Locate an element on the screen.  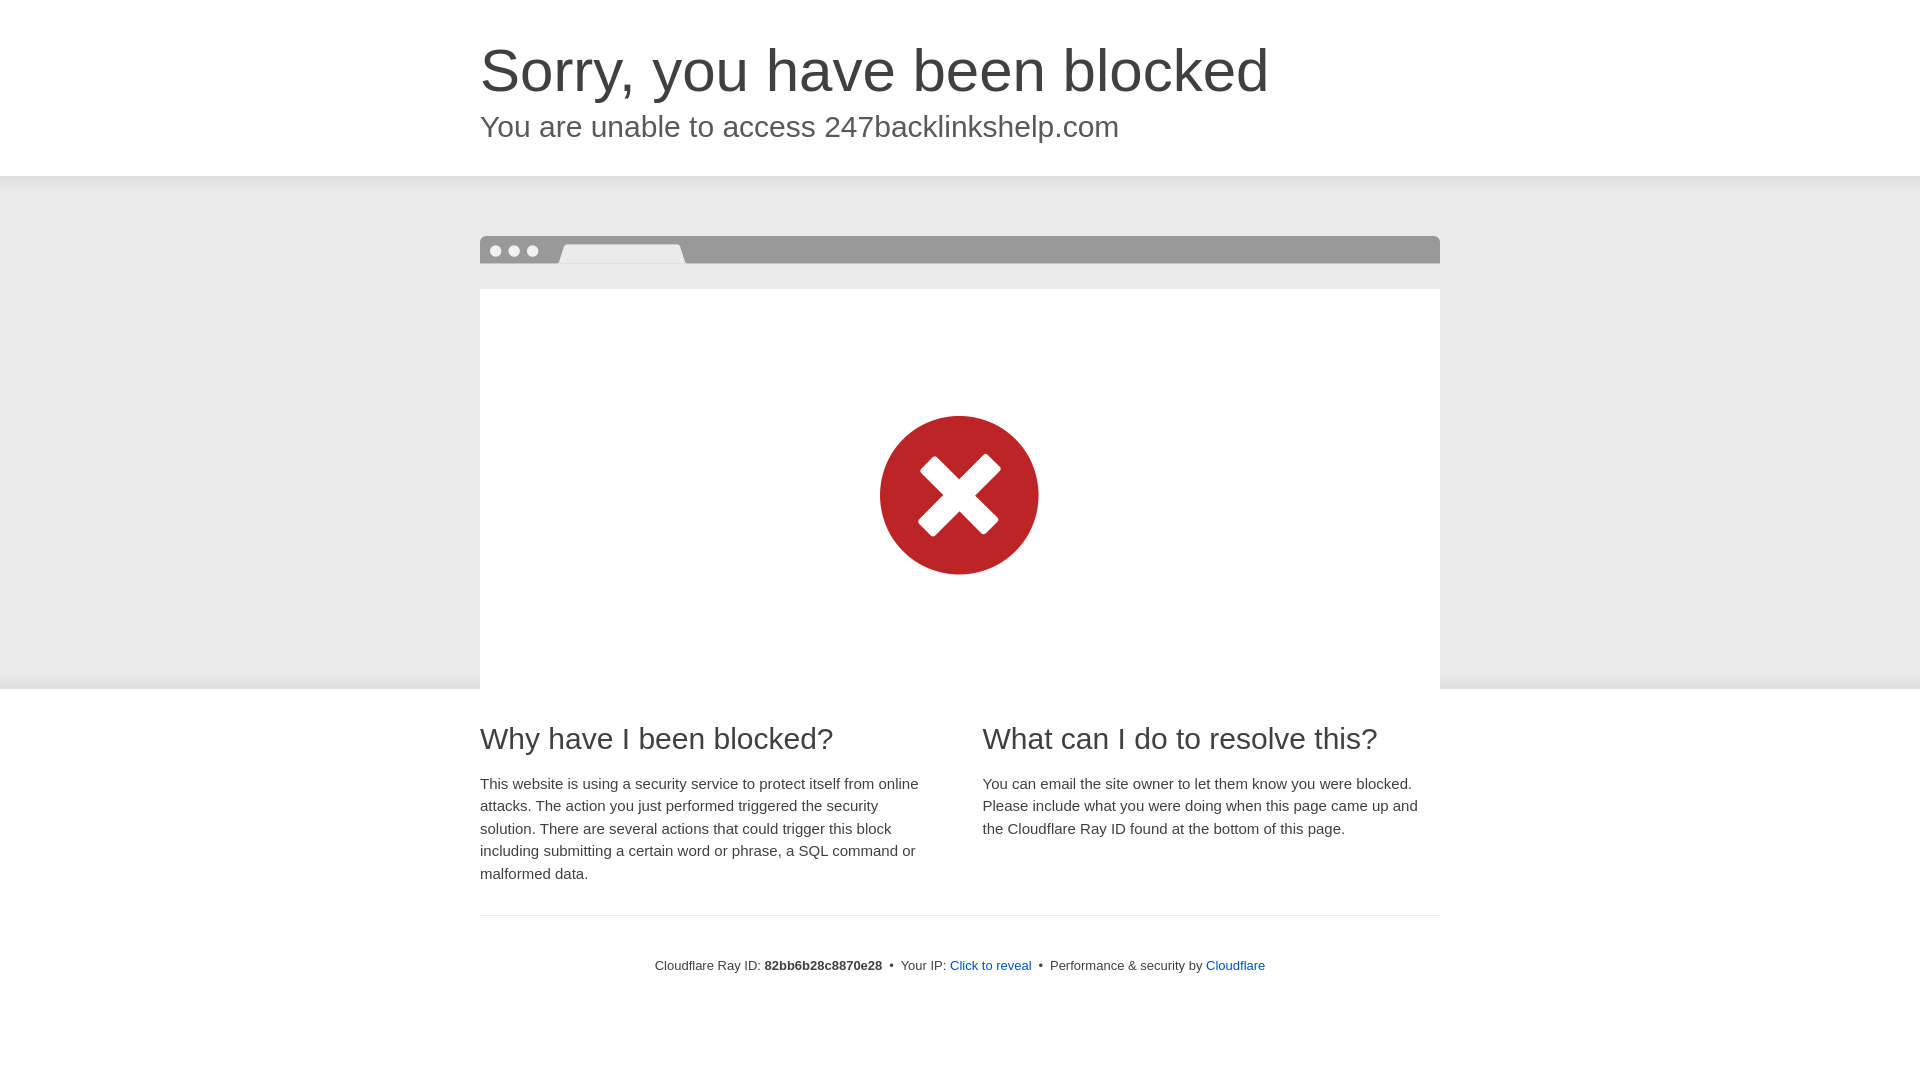
'Cloudflare' is located at coordinates (1234, 964).